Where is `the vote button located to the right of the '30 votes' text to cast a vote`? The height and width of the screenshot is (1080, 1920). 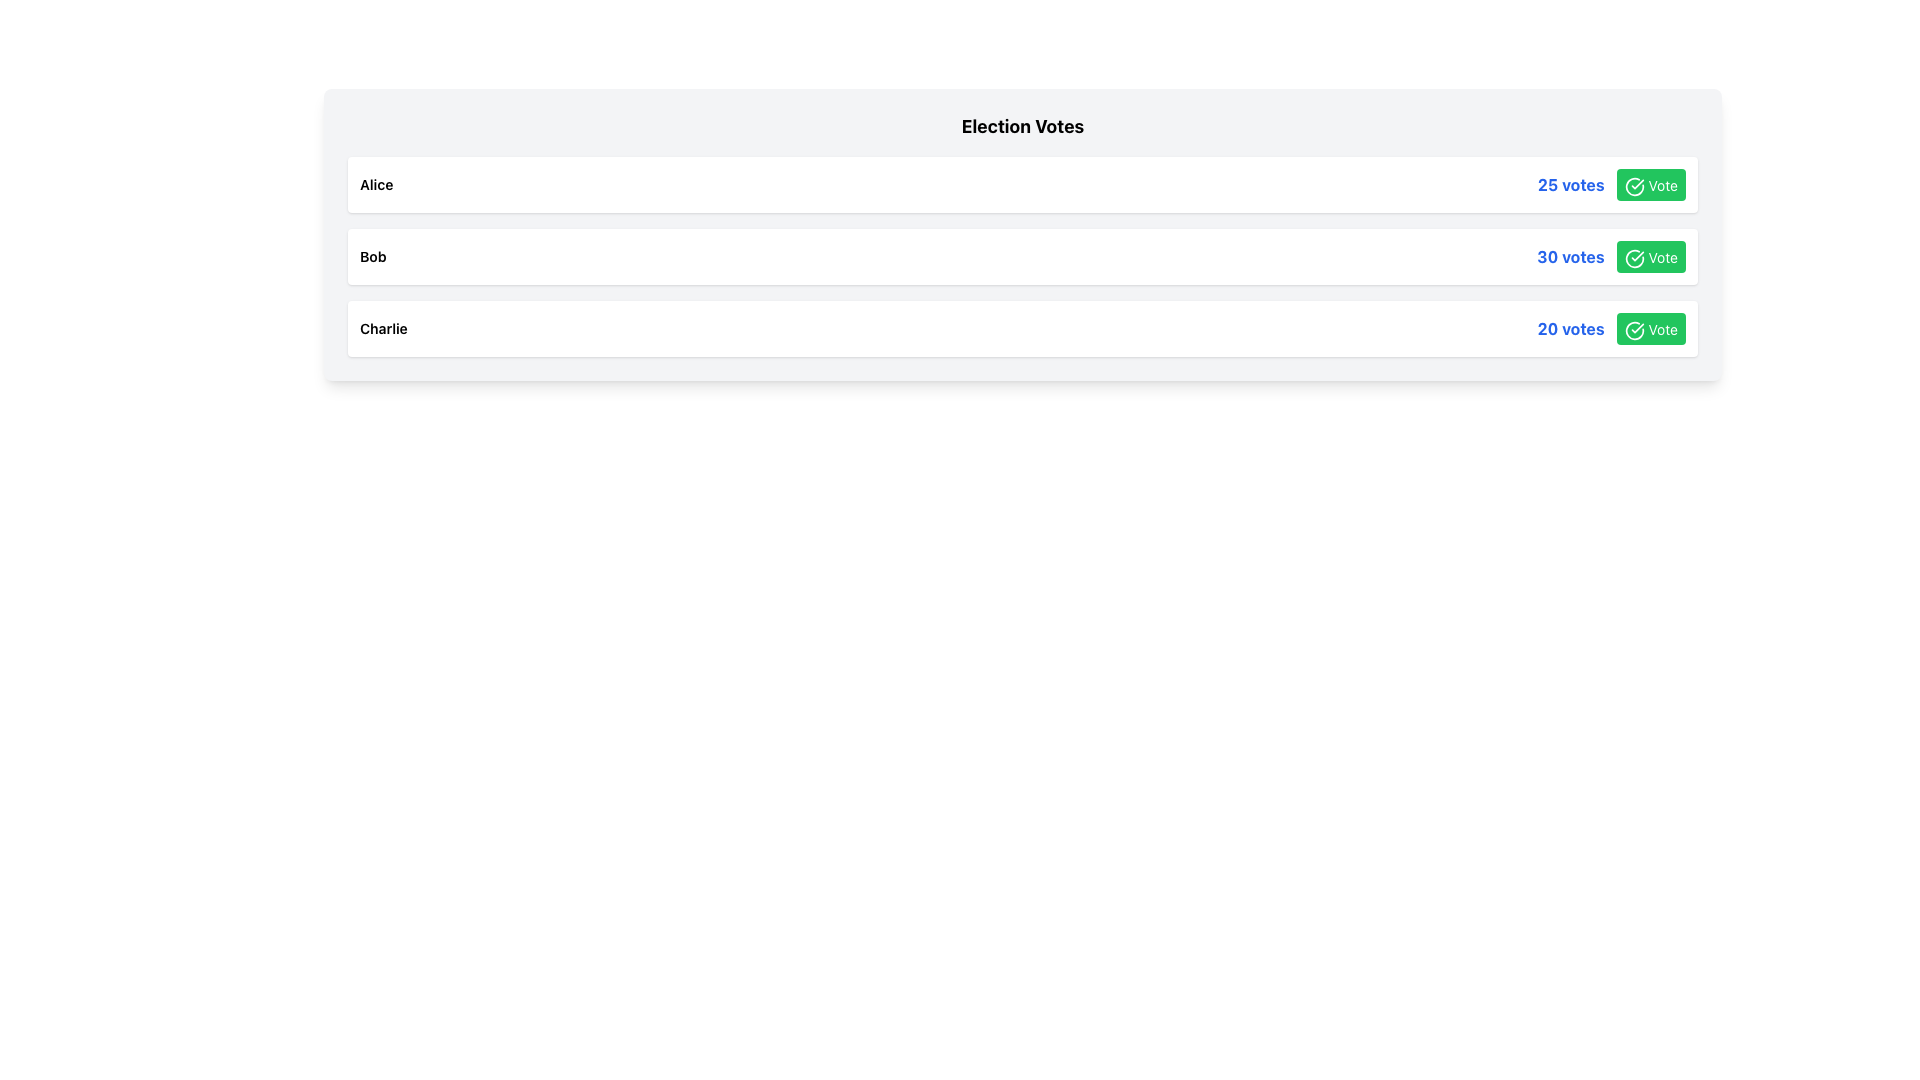
the vote button located to the right of the '30 votes' text to cast a vote is located at coordinates (1651, 256).